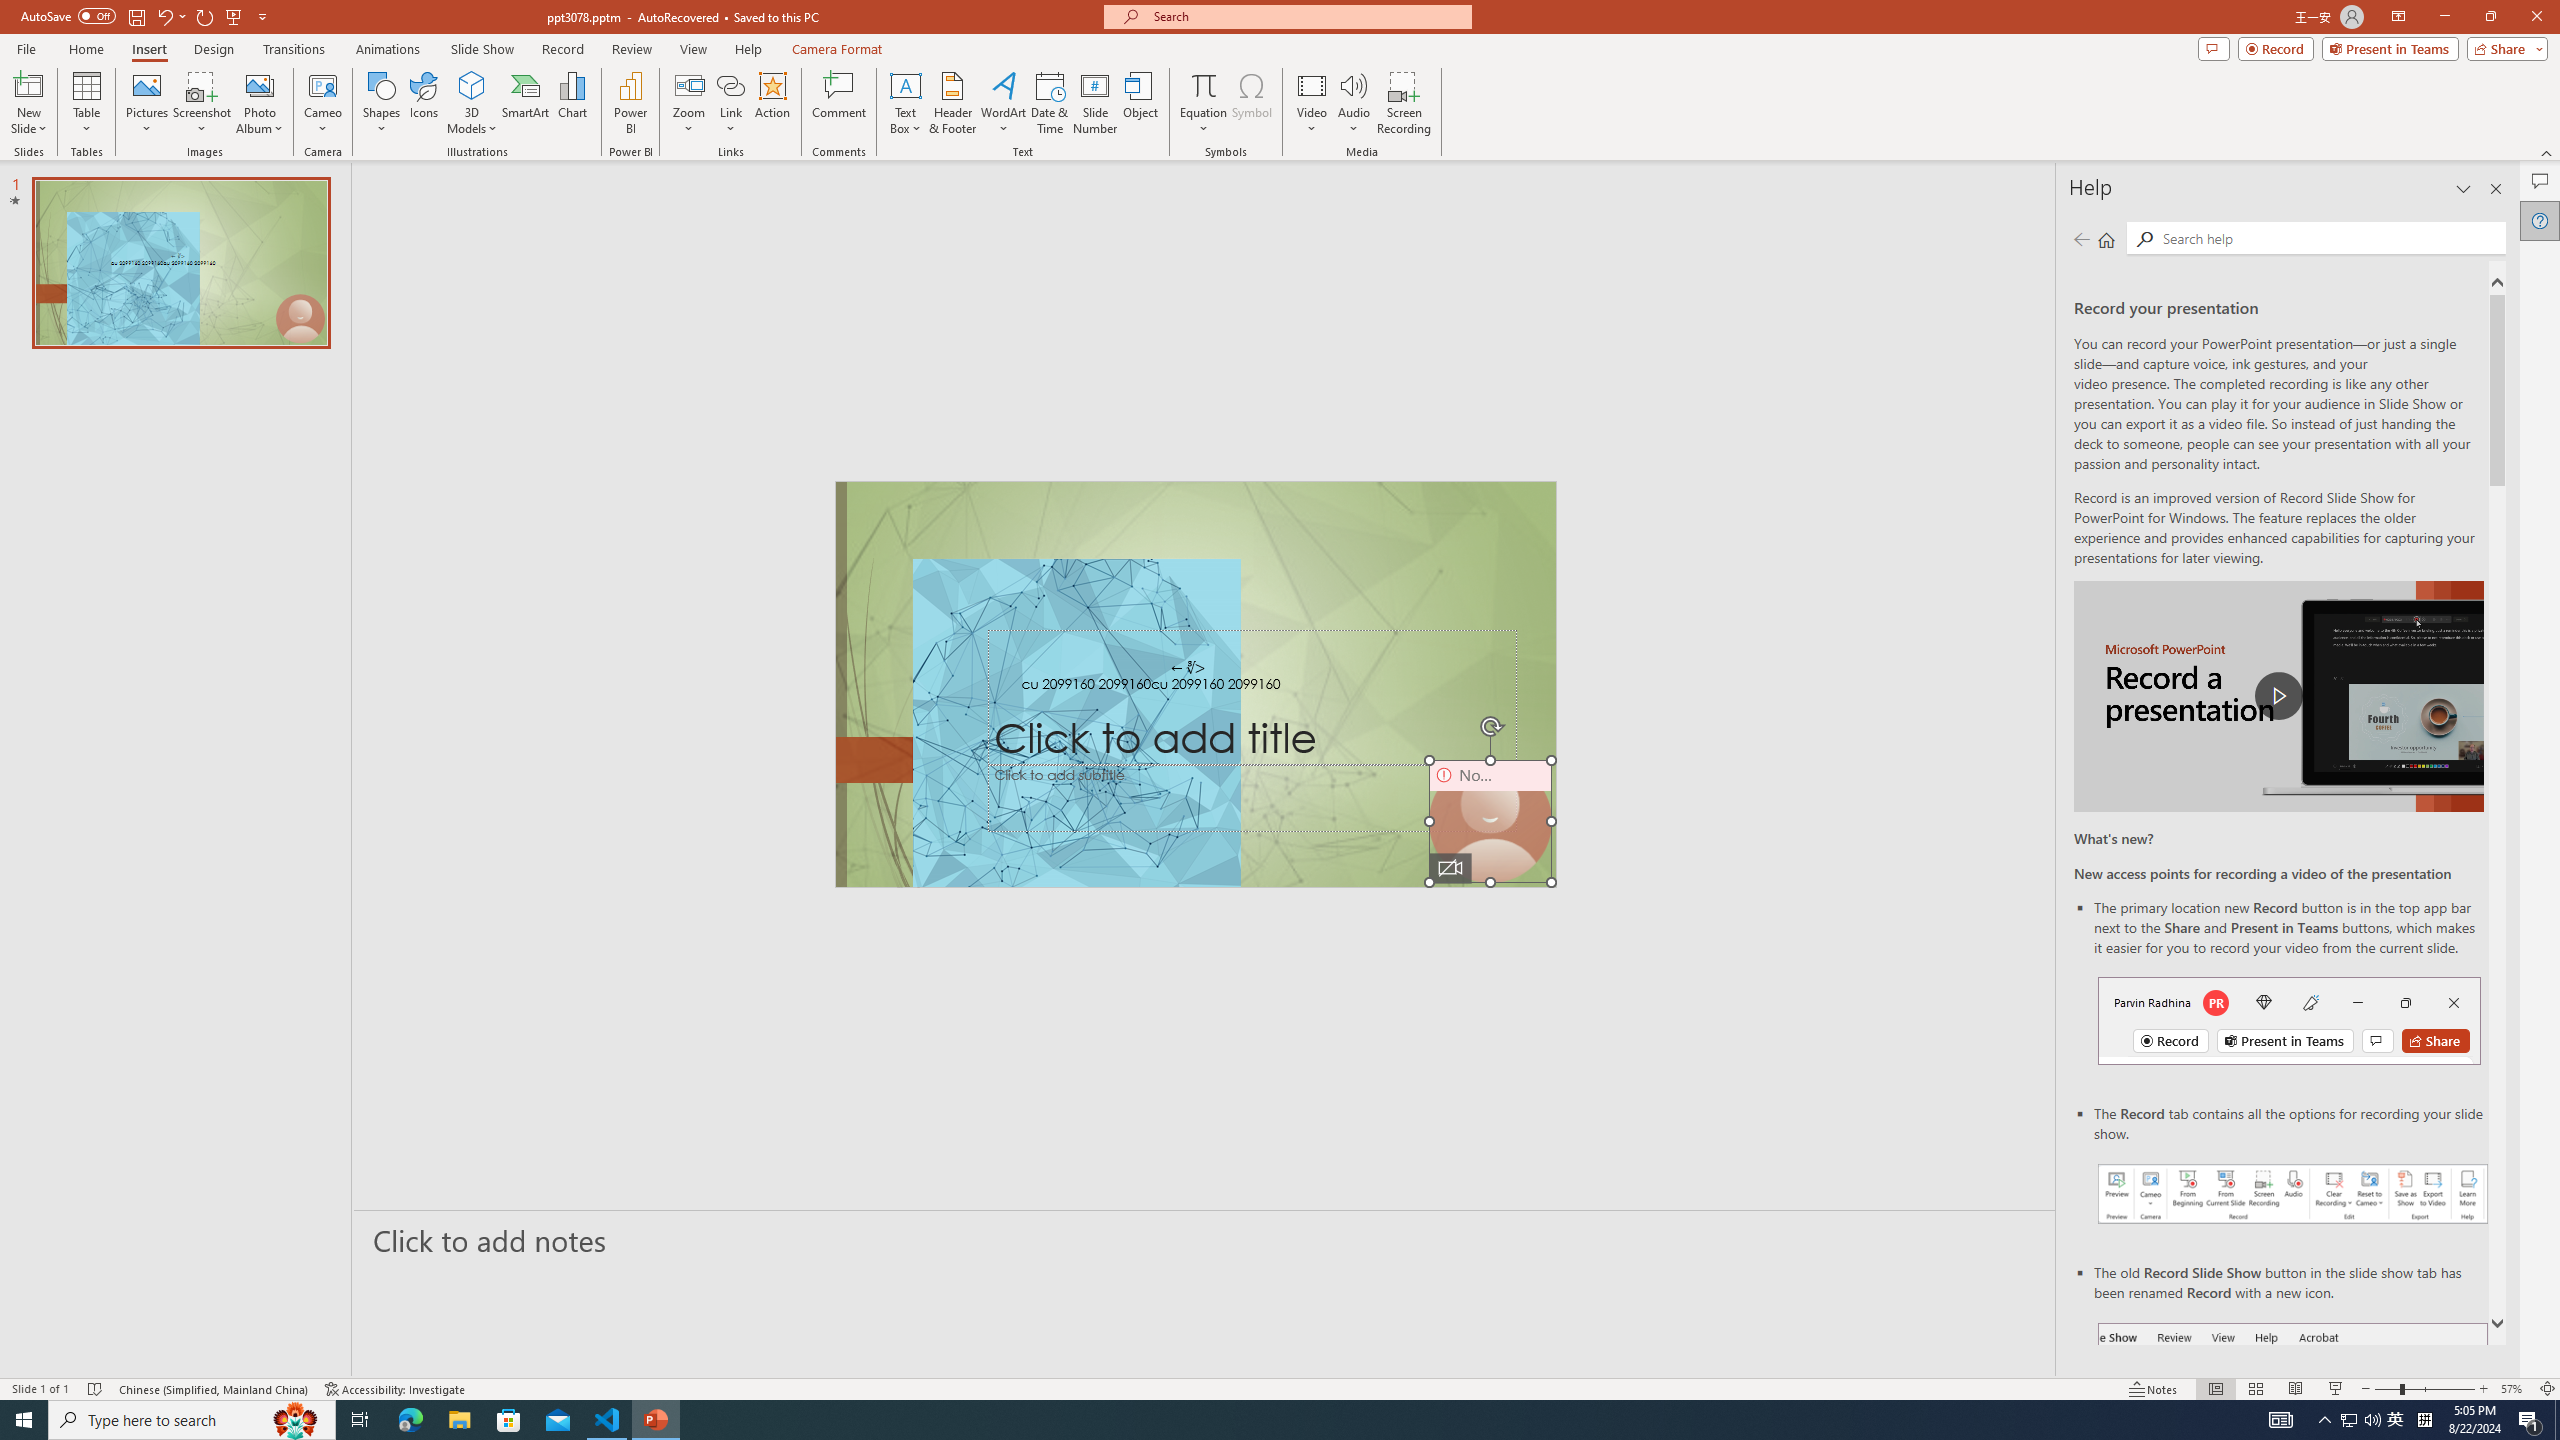 Image resolution: width=2560 pixels, height=1440 pixels. What do you see at coordinates (322, 84) in the screenshot?
I see `'Cameo'` at bounding box center [322, 84].